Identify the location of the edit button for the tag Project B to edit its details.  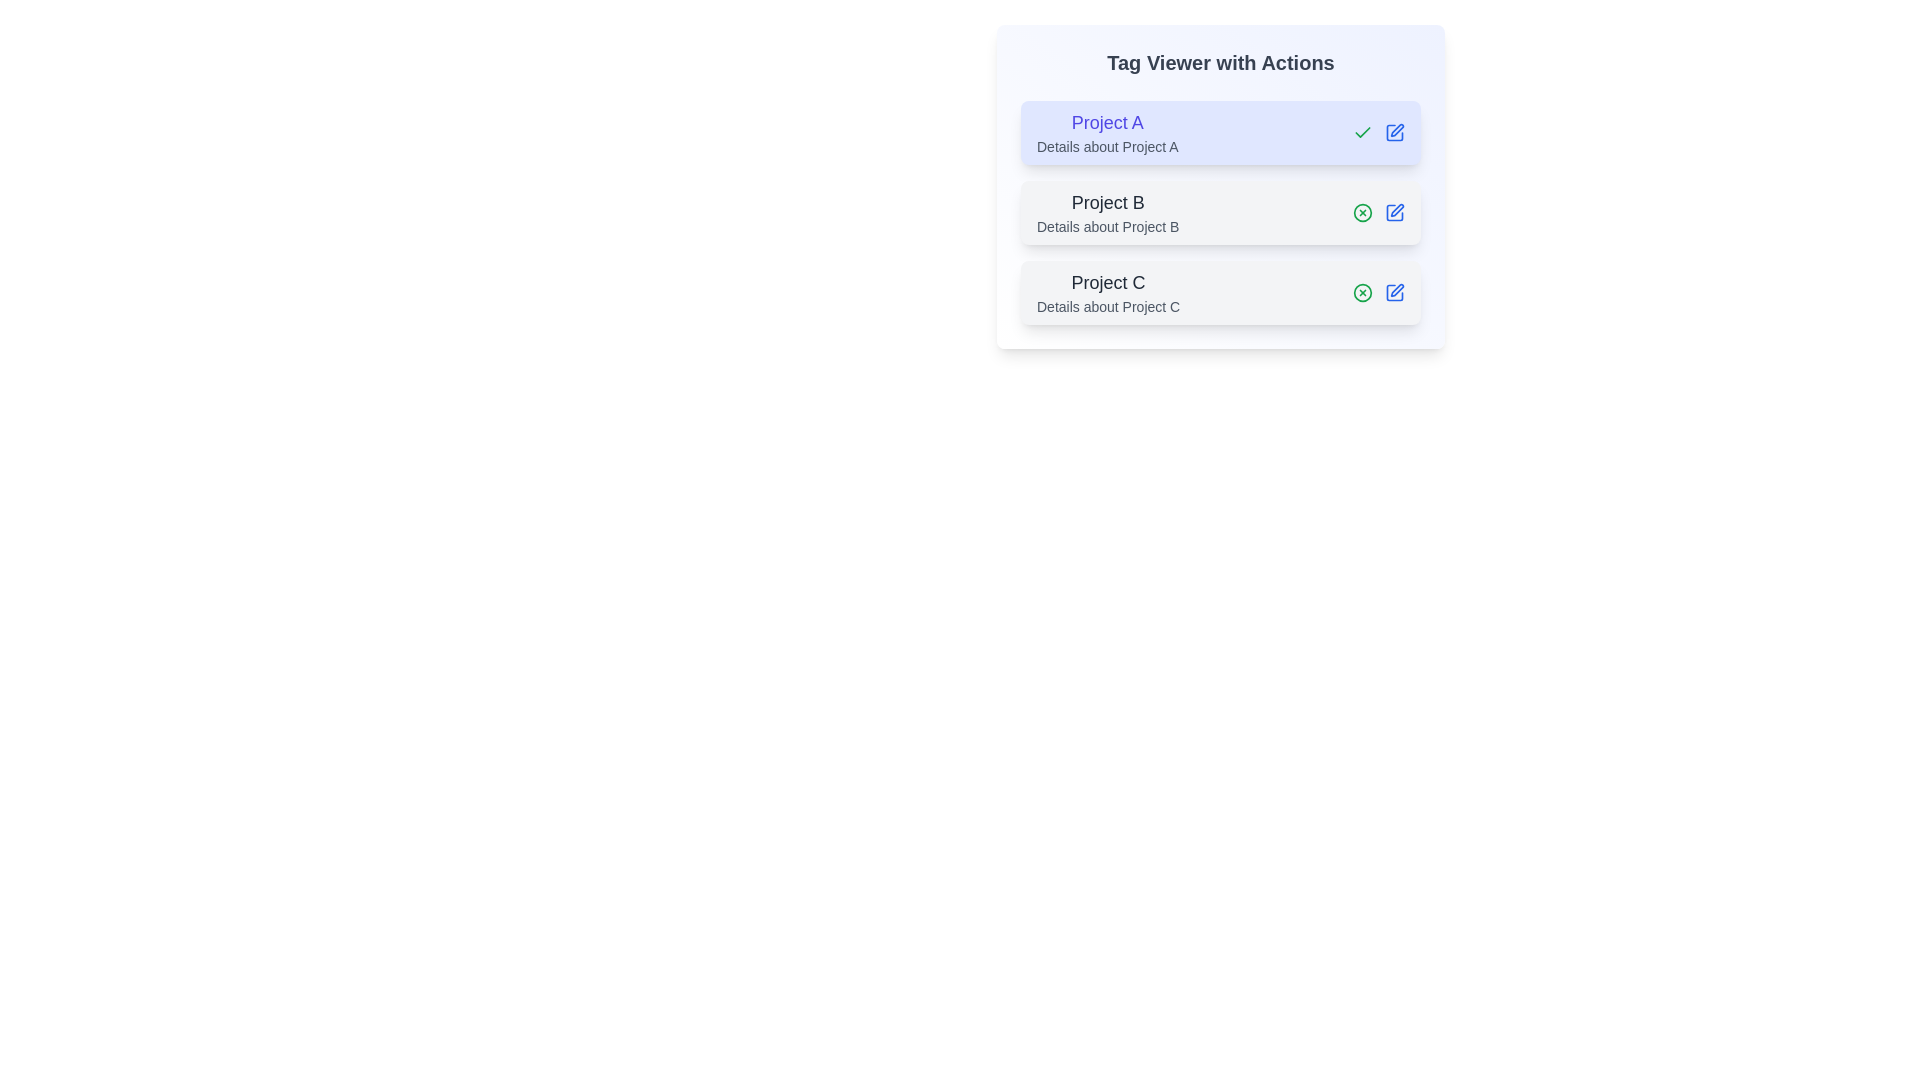
(1394, 212).